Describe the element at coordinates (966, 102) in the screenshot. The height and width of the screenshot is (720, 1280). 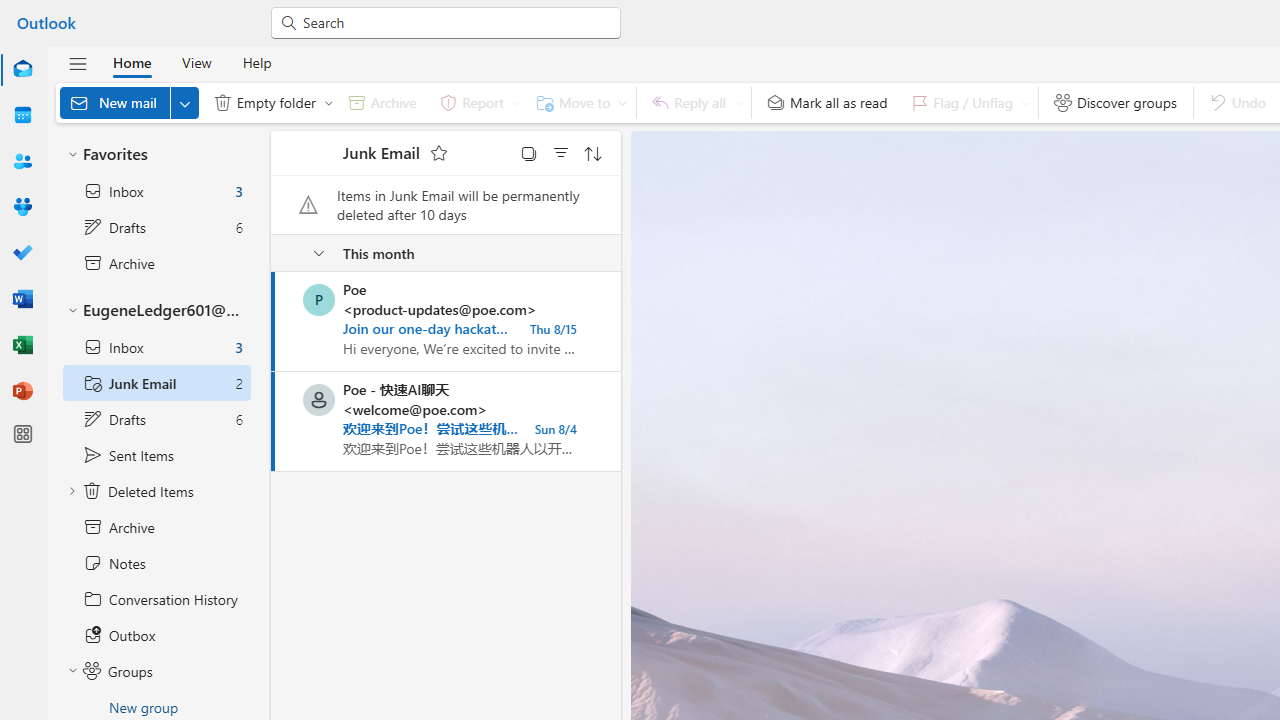
I see `'Flag / Unflag'` at that location.